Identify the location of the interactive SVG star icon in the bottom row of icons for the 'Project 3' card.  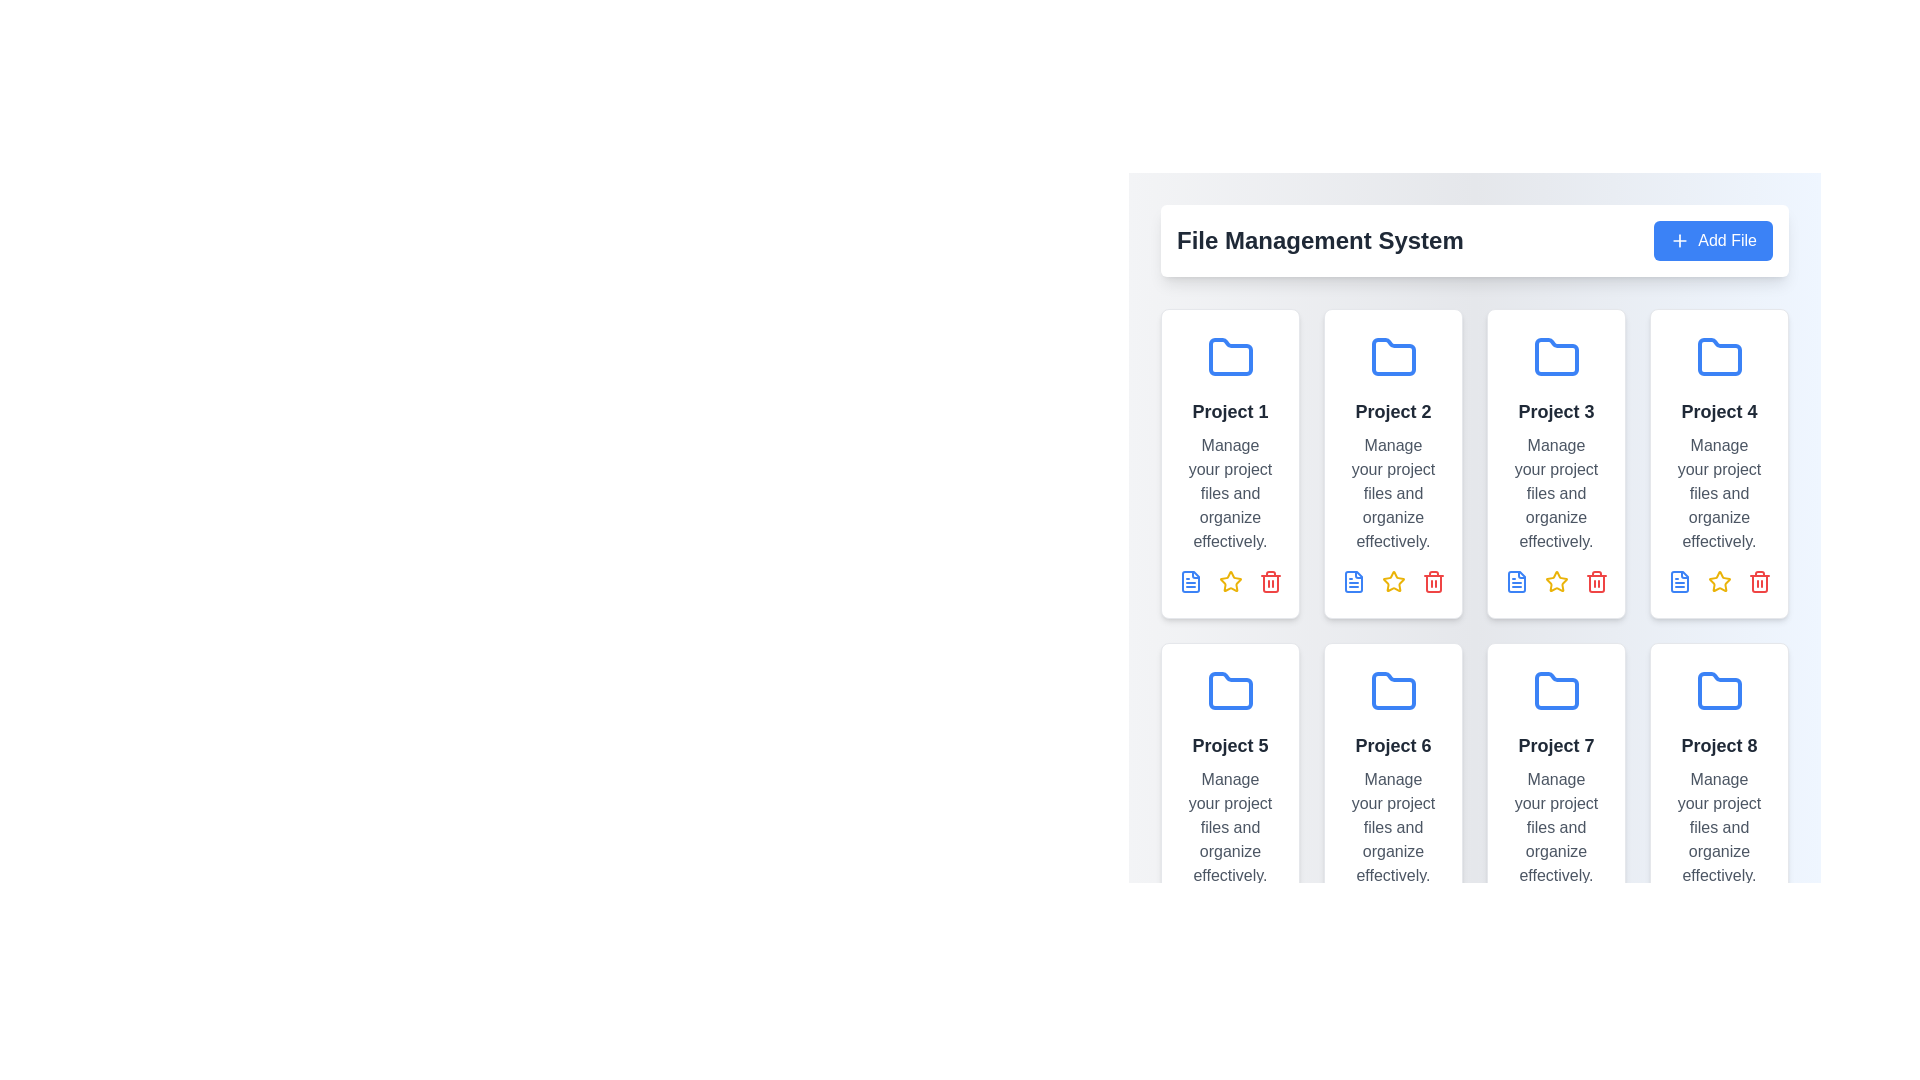
(1555, 582).